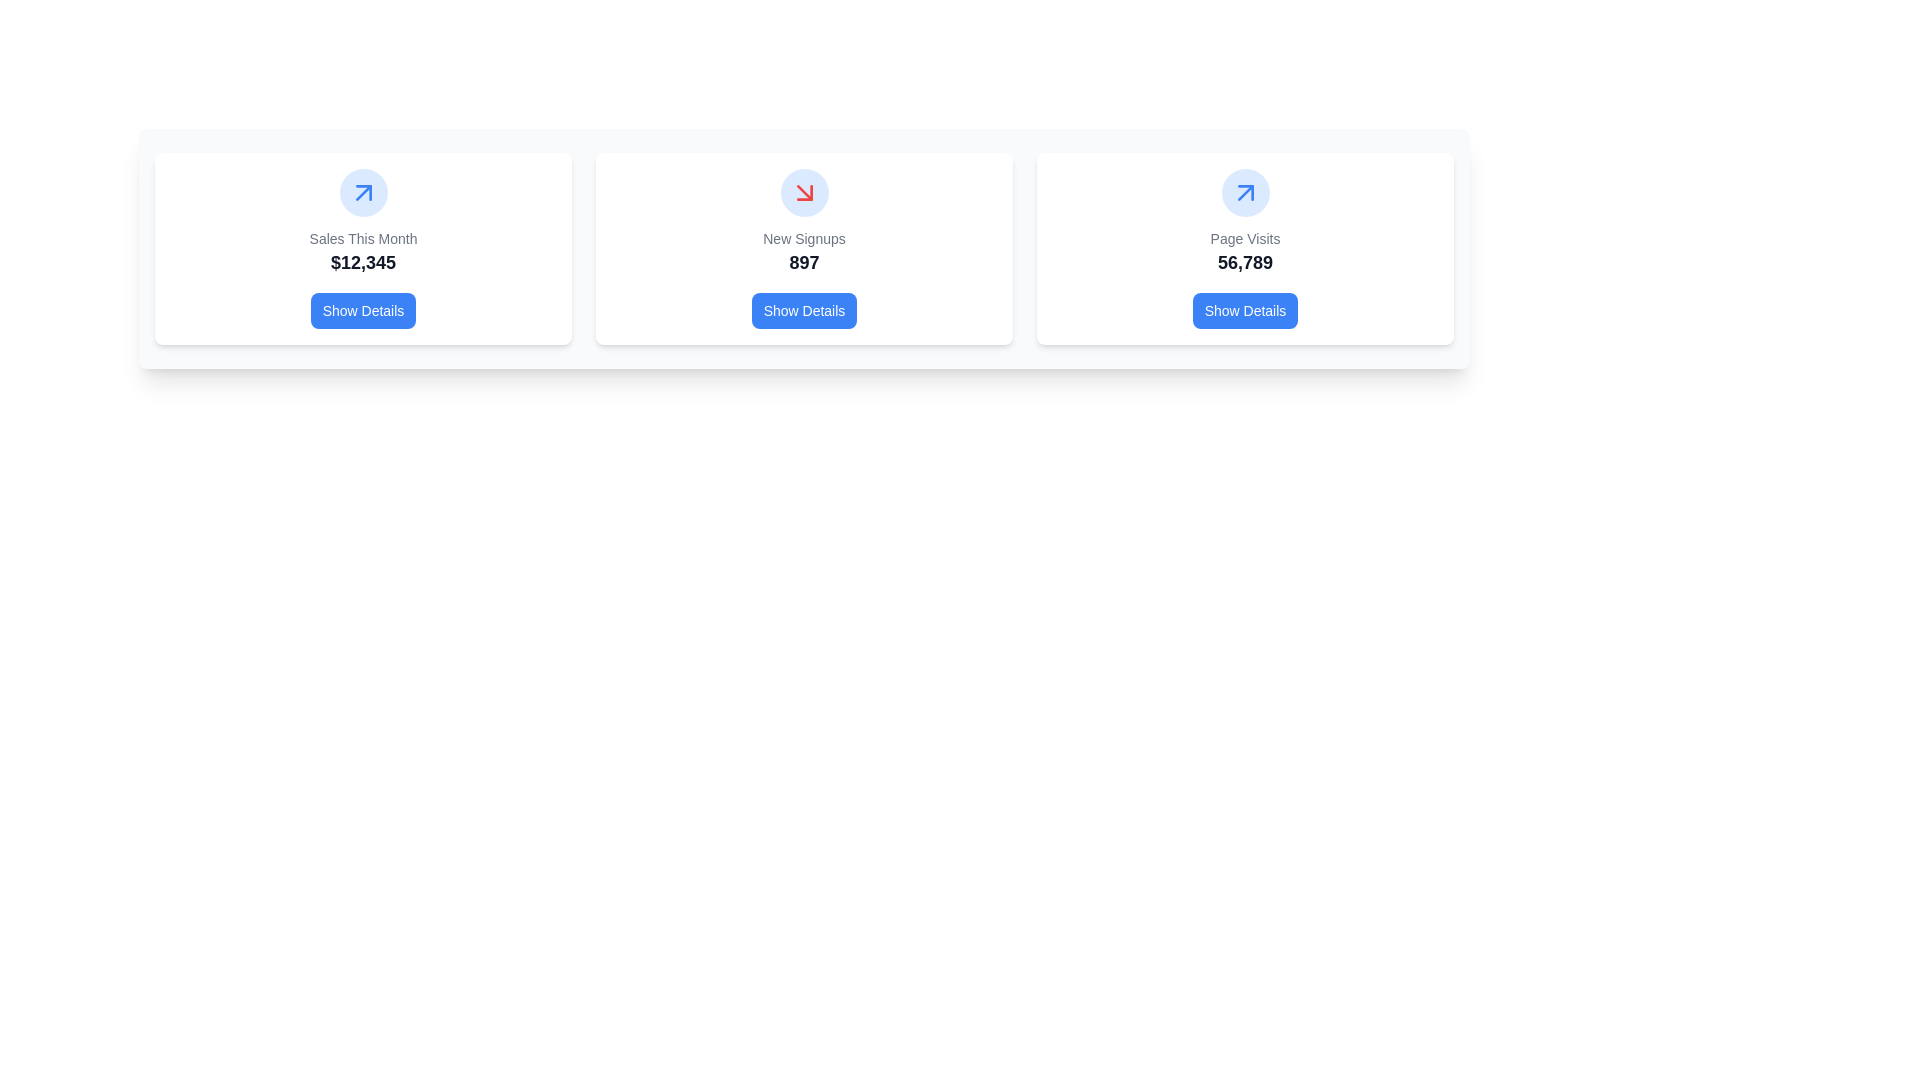 The image size is (1920, 1080). I want to click on 'New Signups' label located in the second card of a horizontal row, positioned below a blue circular icon with a downward arrow, so click(804, 238).